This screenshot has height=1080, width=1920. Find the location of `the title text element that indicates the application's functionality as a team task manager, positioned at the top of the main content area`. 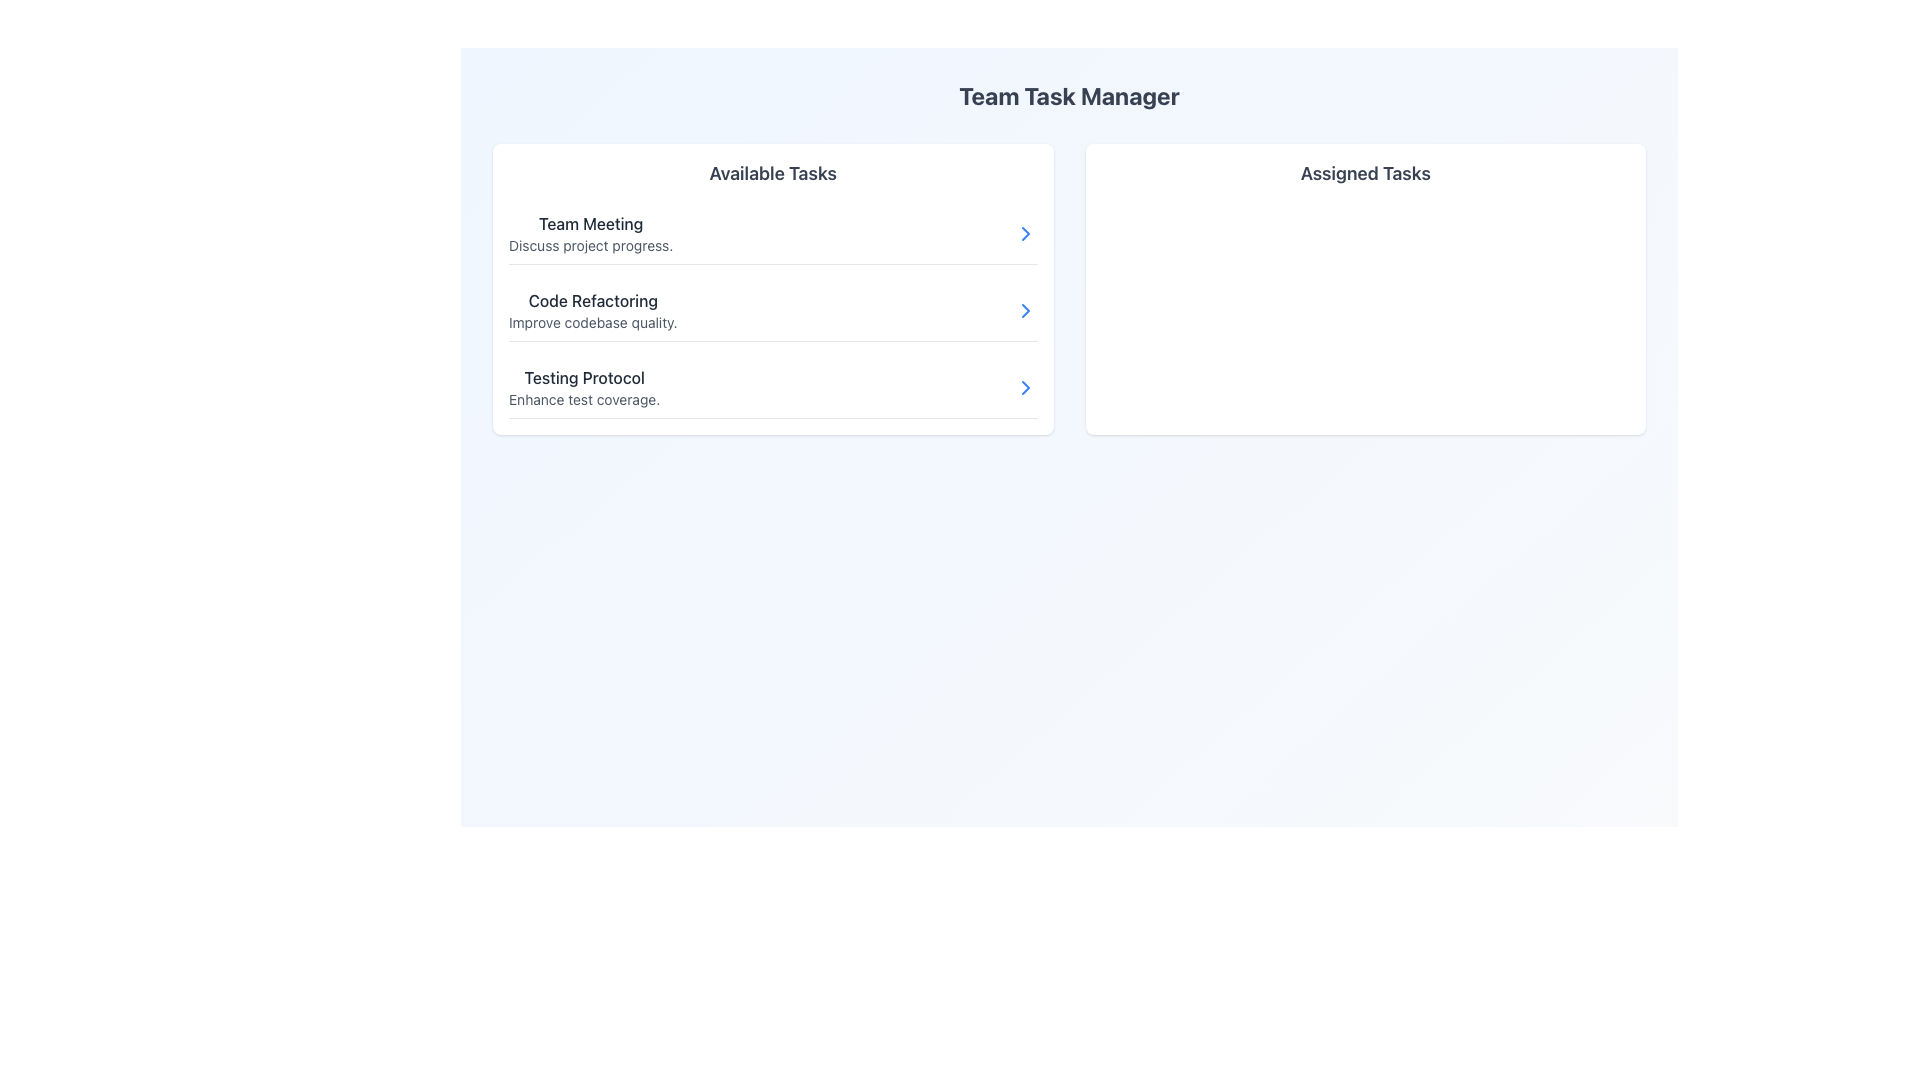

the title text element that indicates the application's functionality as a team task manager, positioned at the top of the main content area is located at coordinates (1068, 96).